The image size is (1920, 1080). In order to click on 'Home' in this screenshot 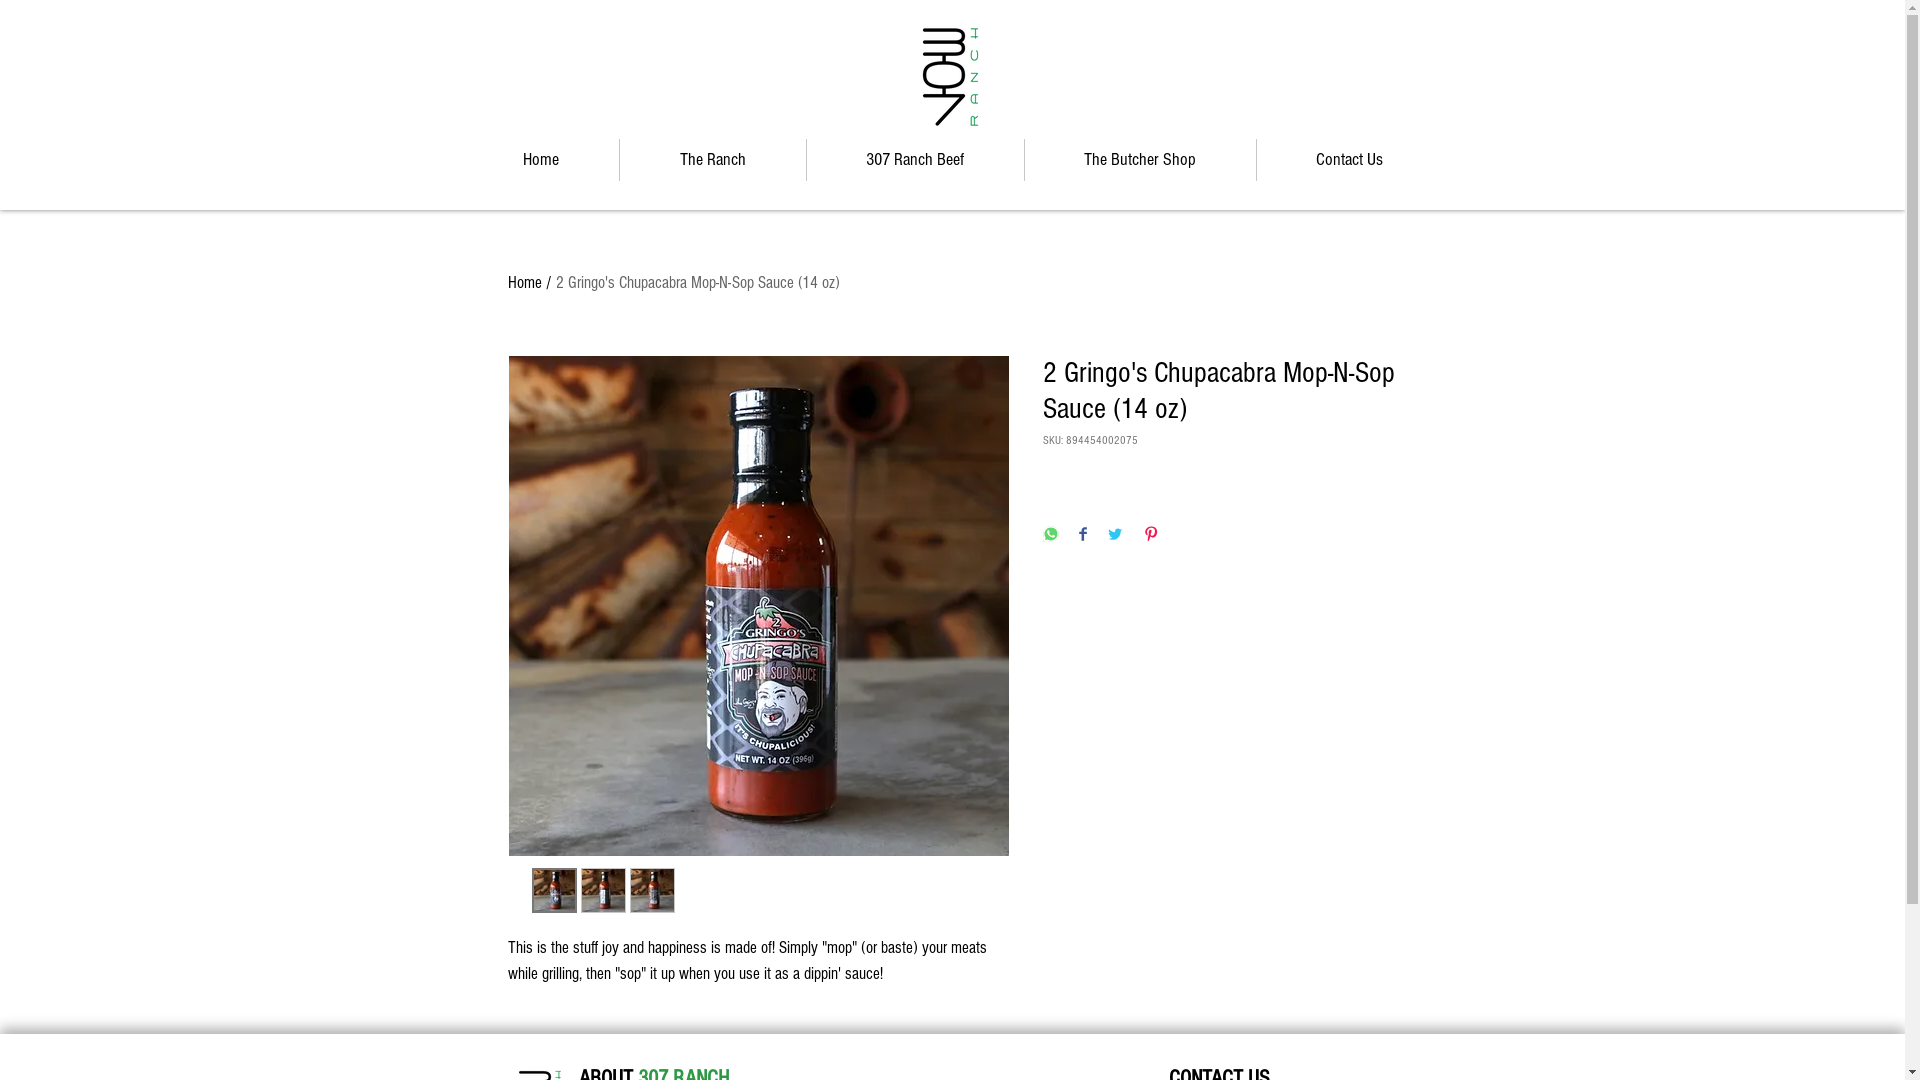, I will do `click(524, 282)`.